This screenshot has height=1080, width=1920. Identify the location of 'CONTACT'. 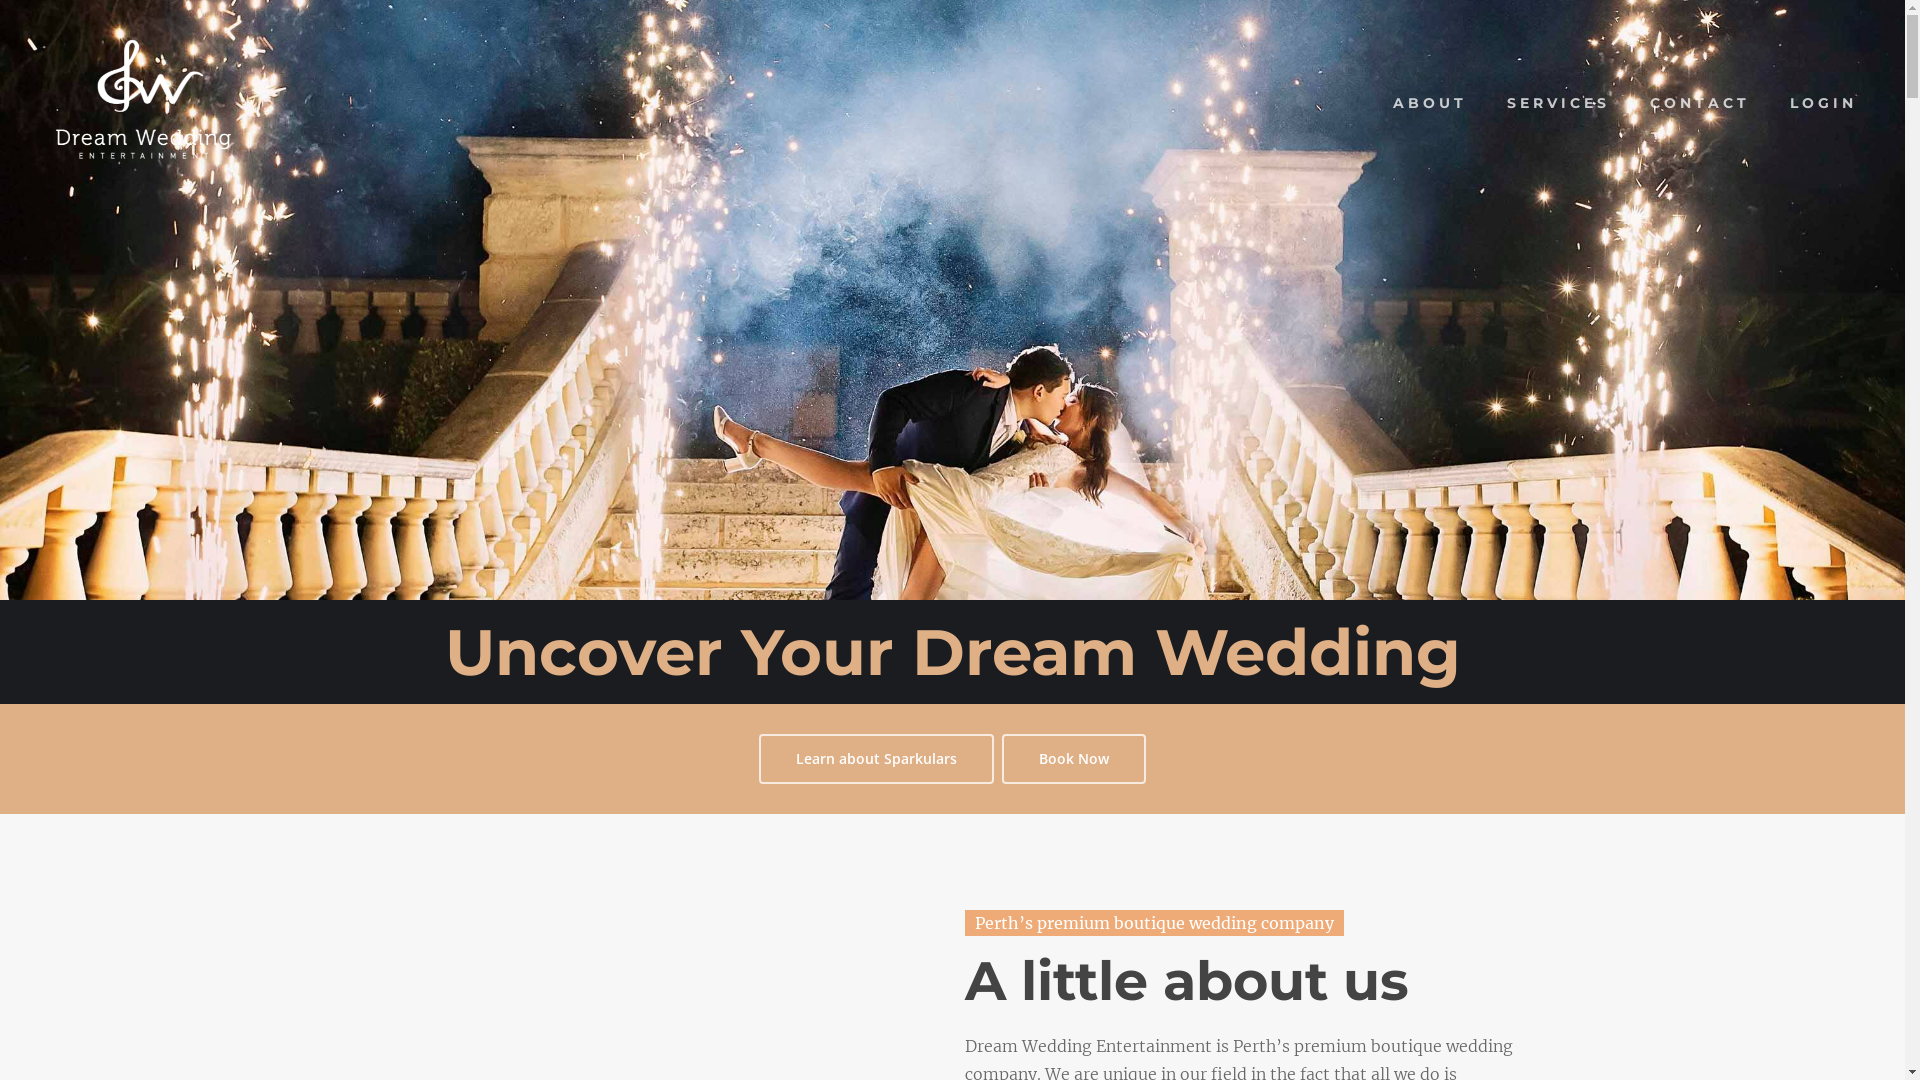
(1698, 103).